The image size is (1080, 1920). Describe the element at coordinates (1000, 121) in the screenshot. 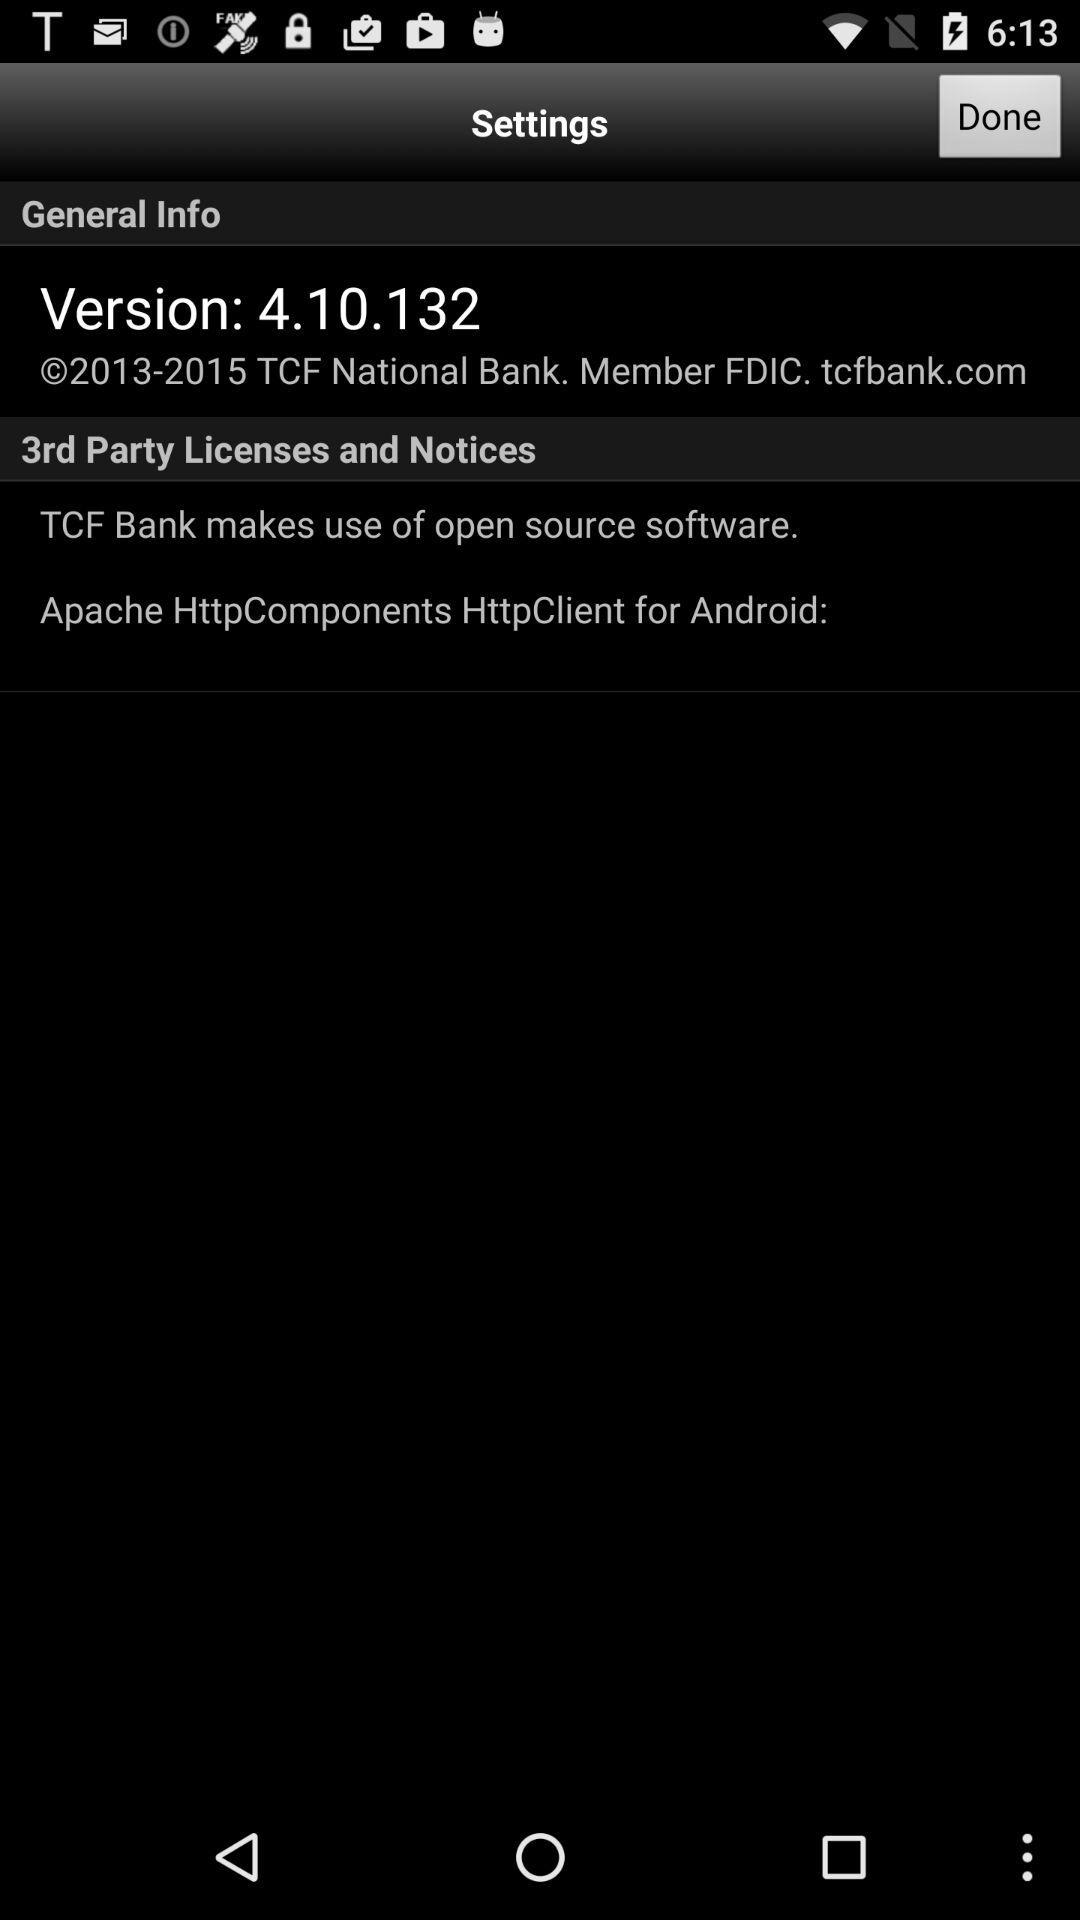

I see `done` at that location.